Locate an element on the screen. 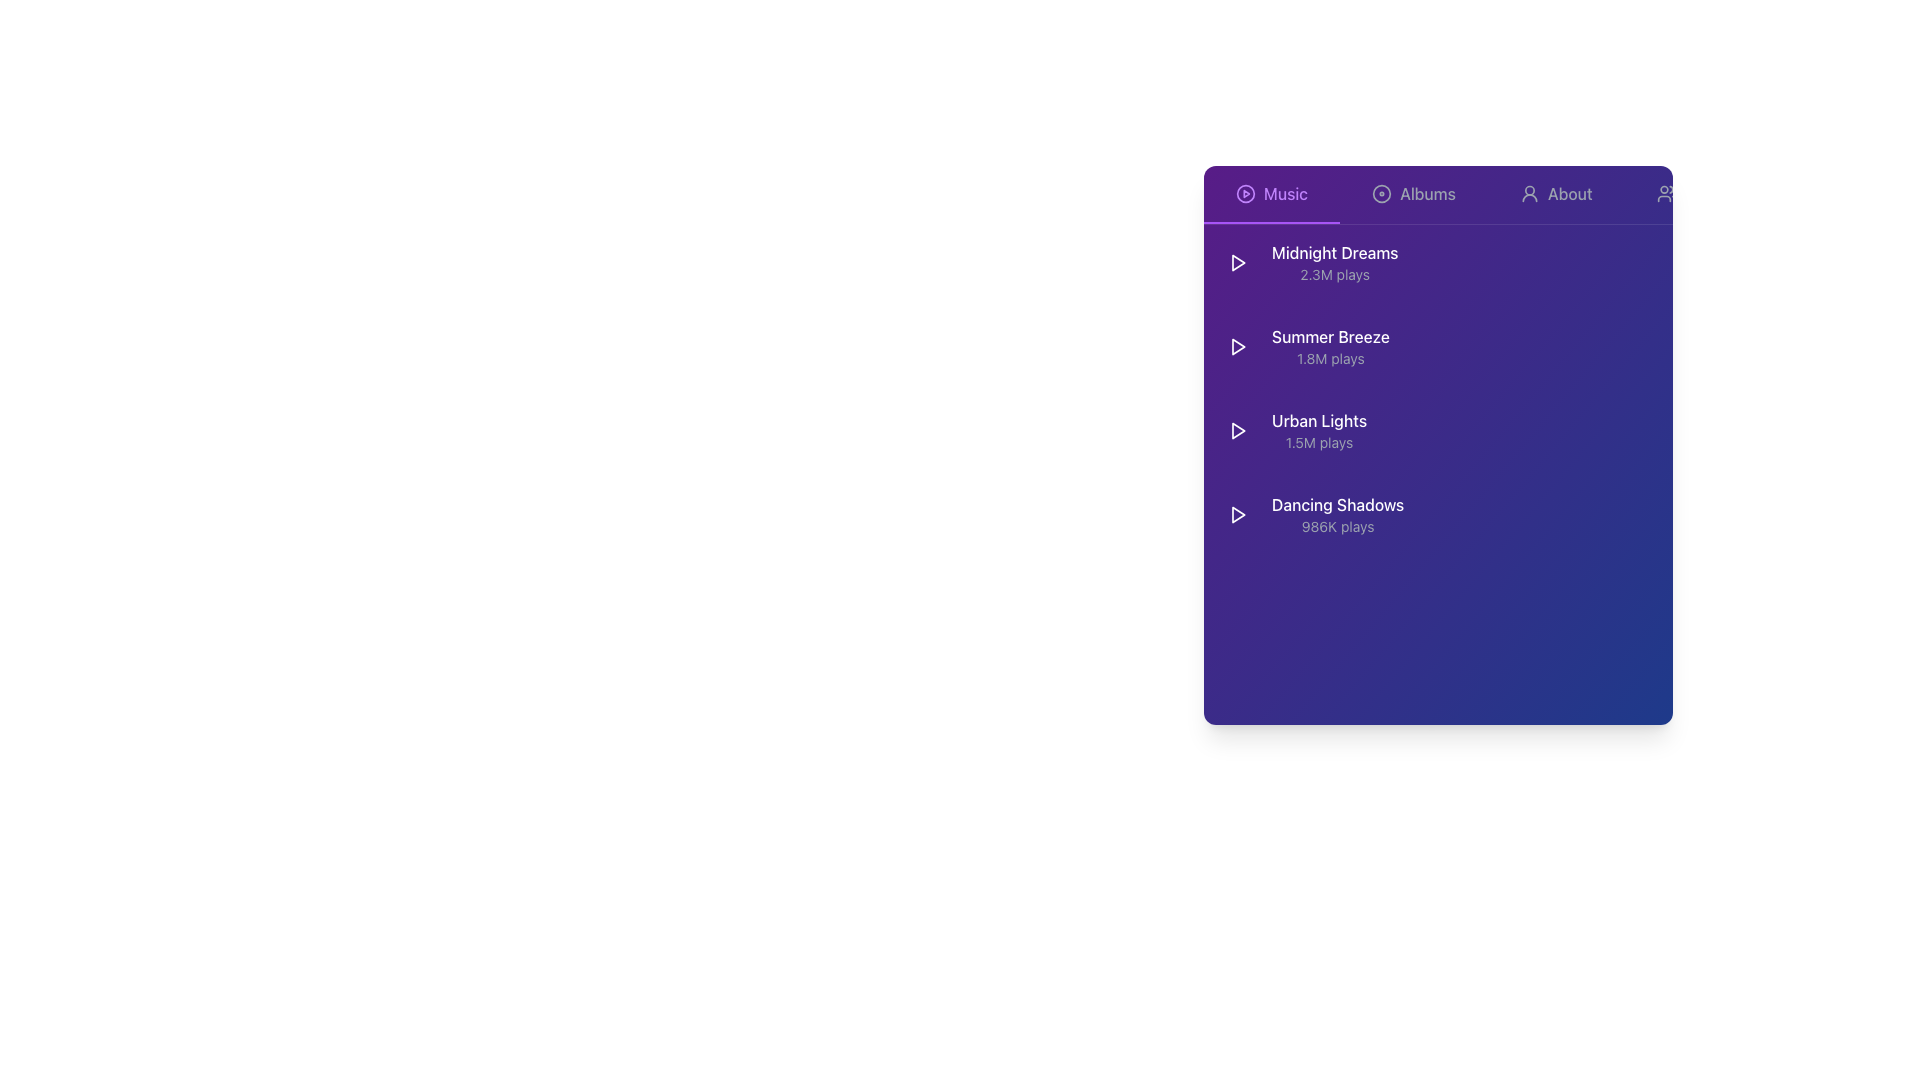  the list item displaying 'Urban Lights' with '1.5M plays' is located at coordinates (1319, 430).